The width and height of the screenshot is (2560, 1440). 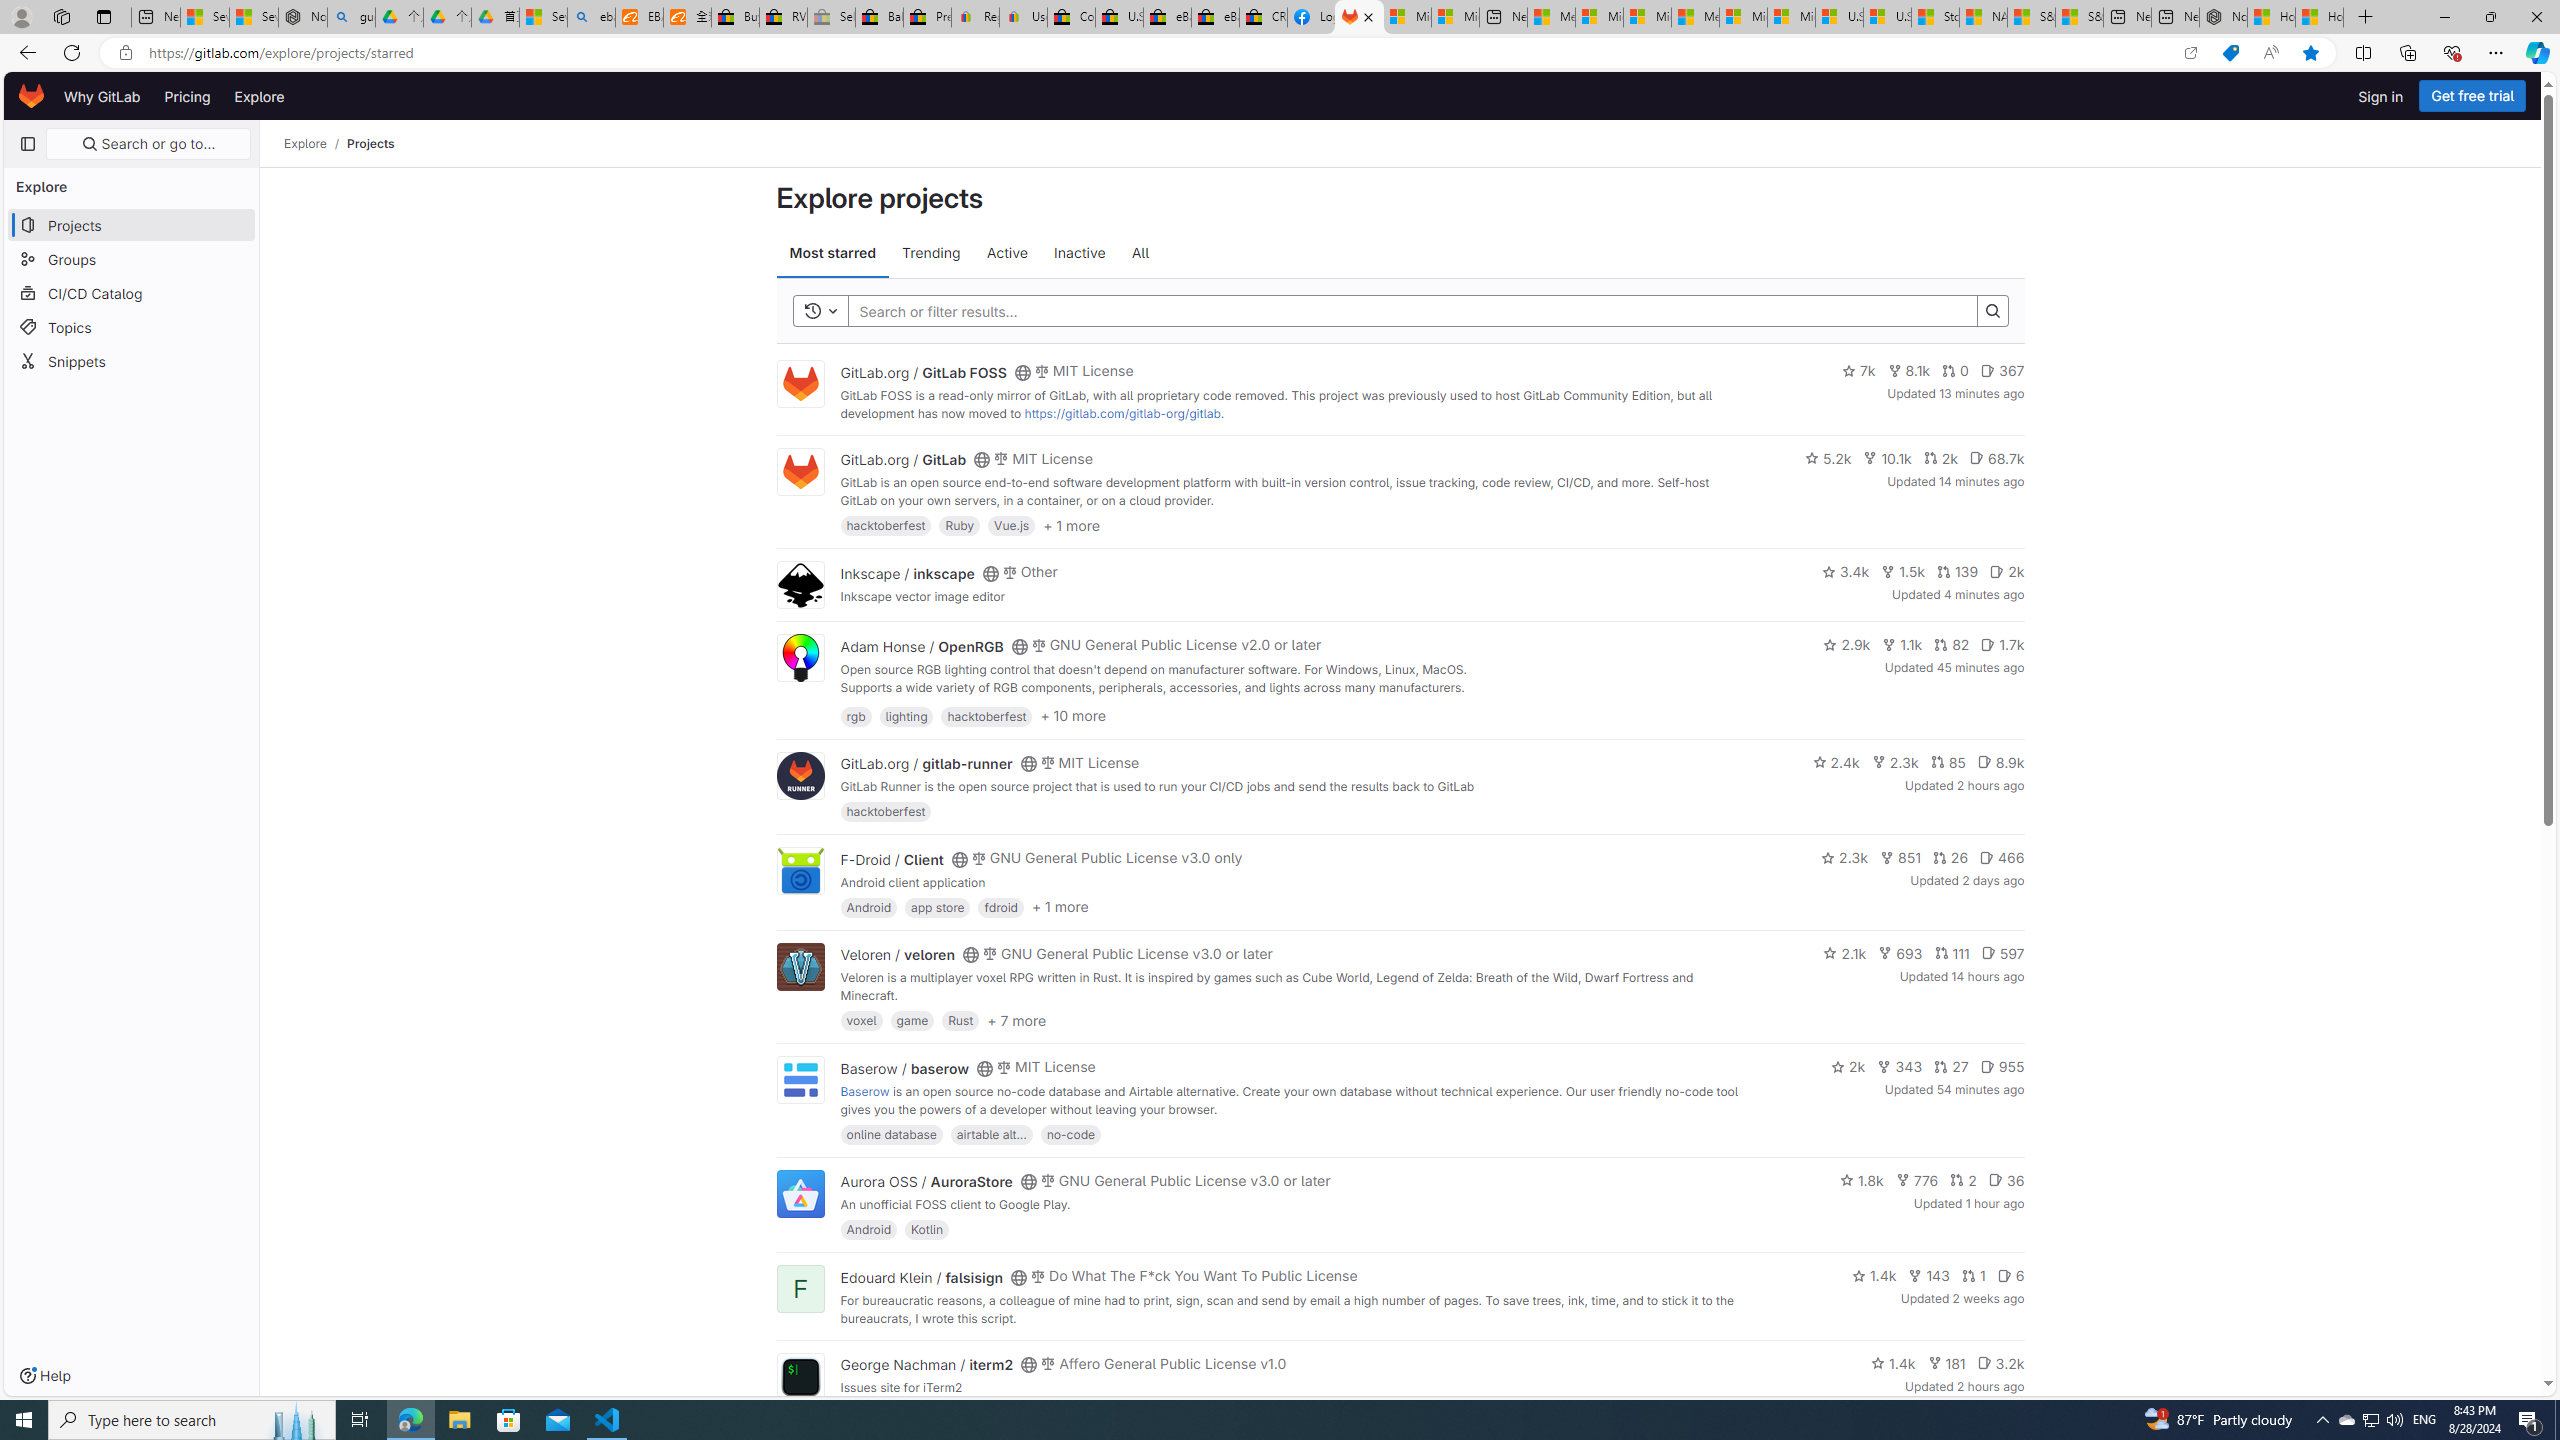 What do you see at coordinates (1956, 571) in the screenshot?
I see `'139'` at bounding box center [1956, 571].